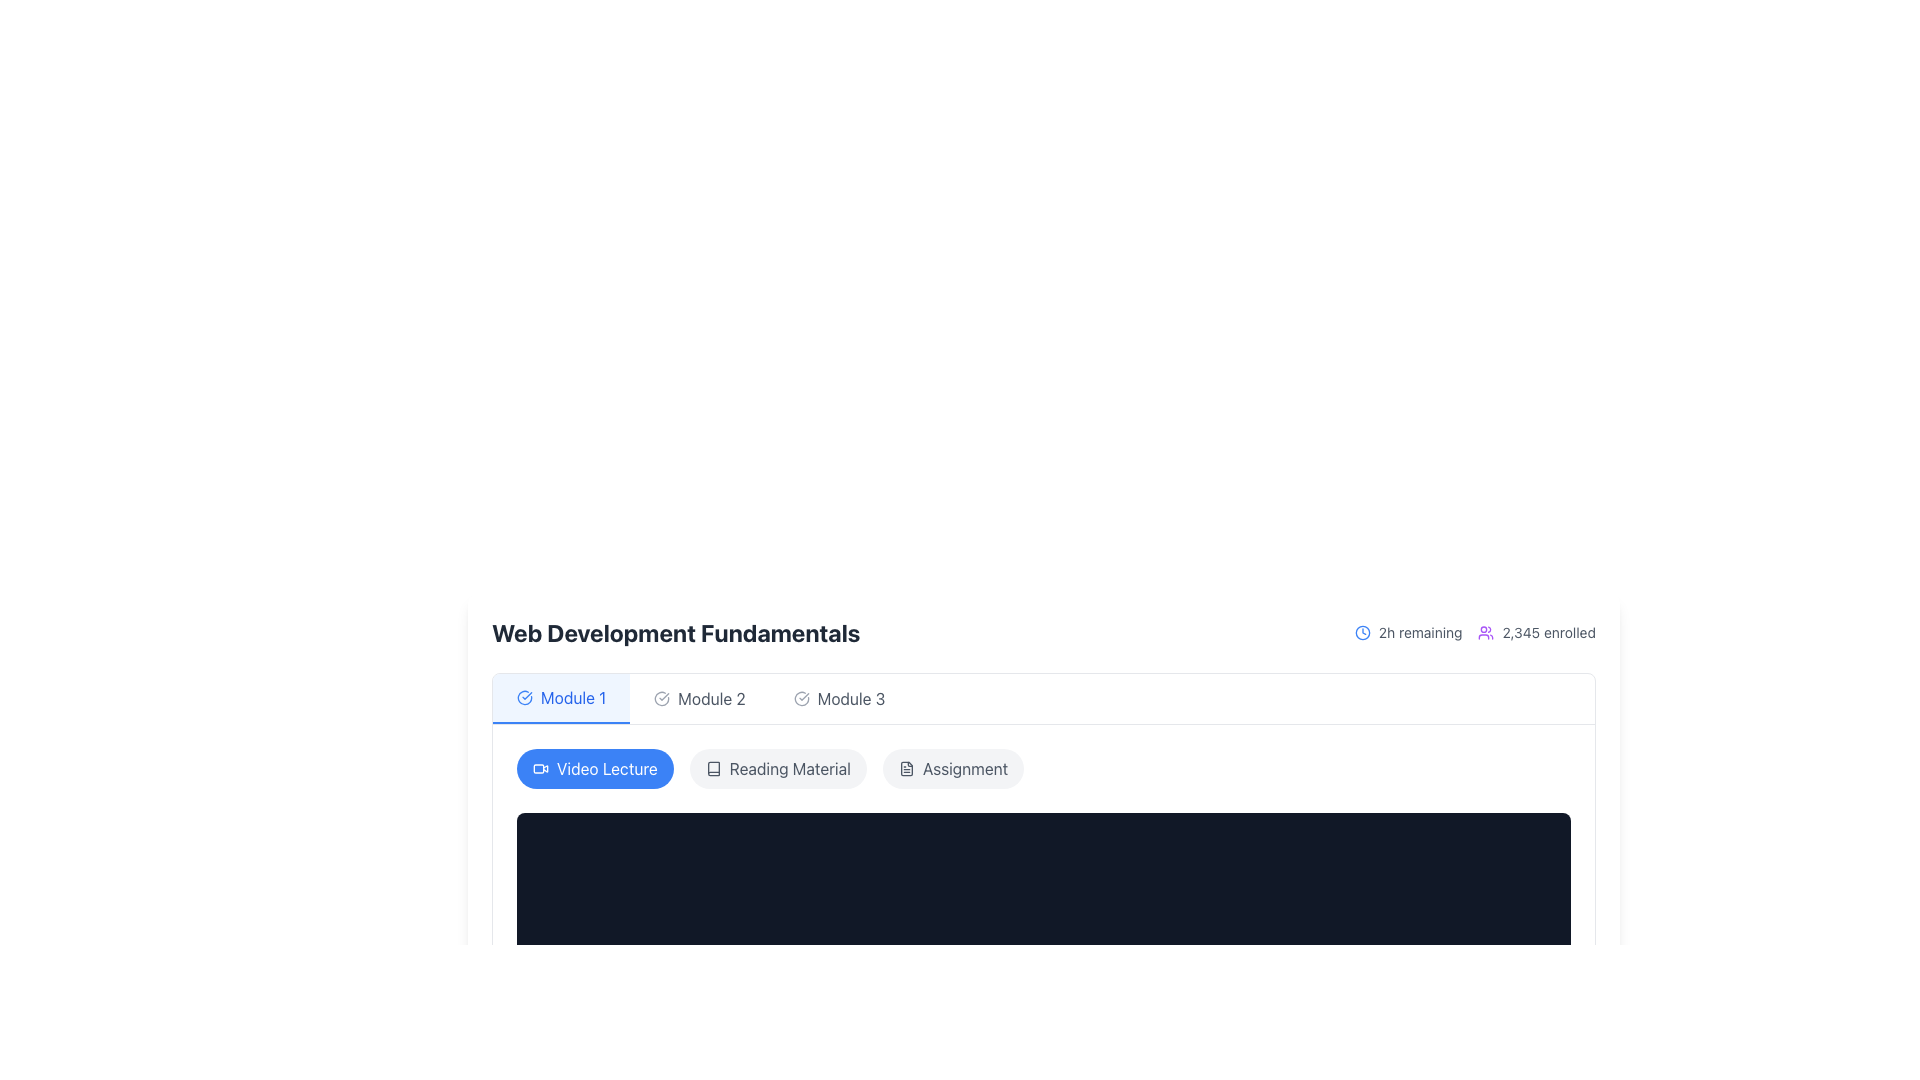 This screenshot has width=1920, height=1080. I want to click on the decorative icon representing the 'Reading Material' option within the interface, which is located to the left of the 'Reading Material' label, so click(713, 767).